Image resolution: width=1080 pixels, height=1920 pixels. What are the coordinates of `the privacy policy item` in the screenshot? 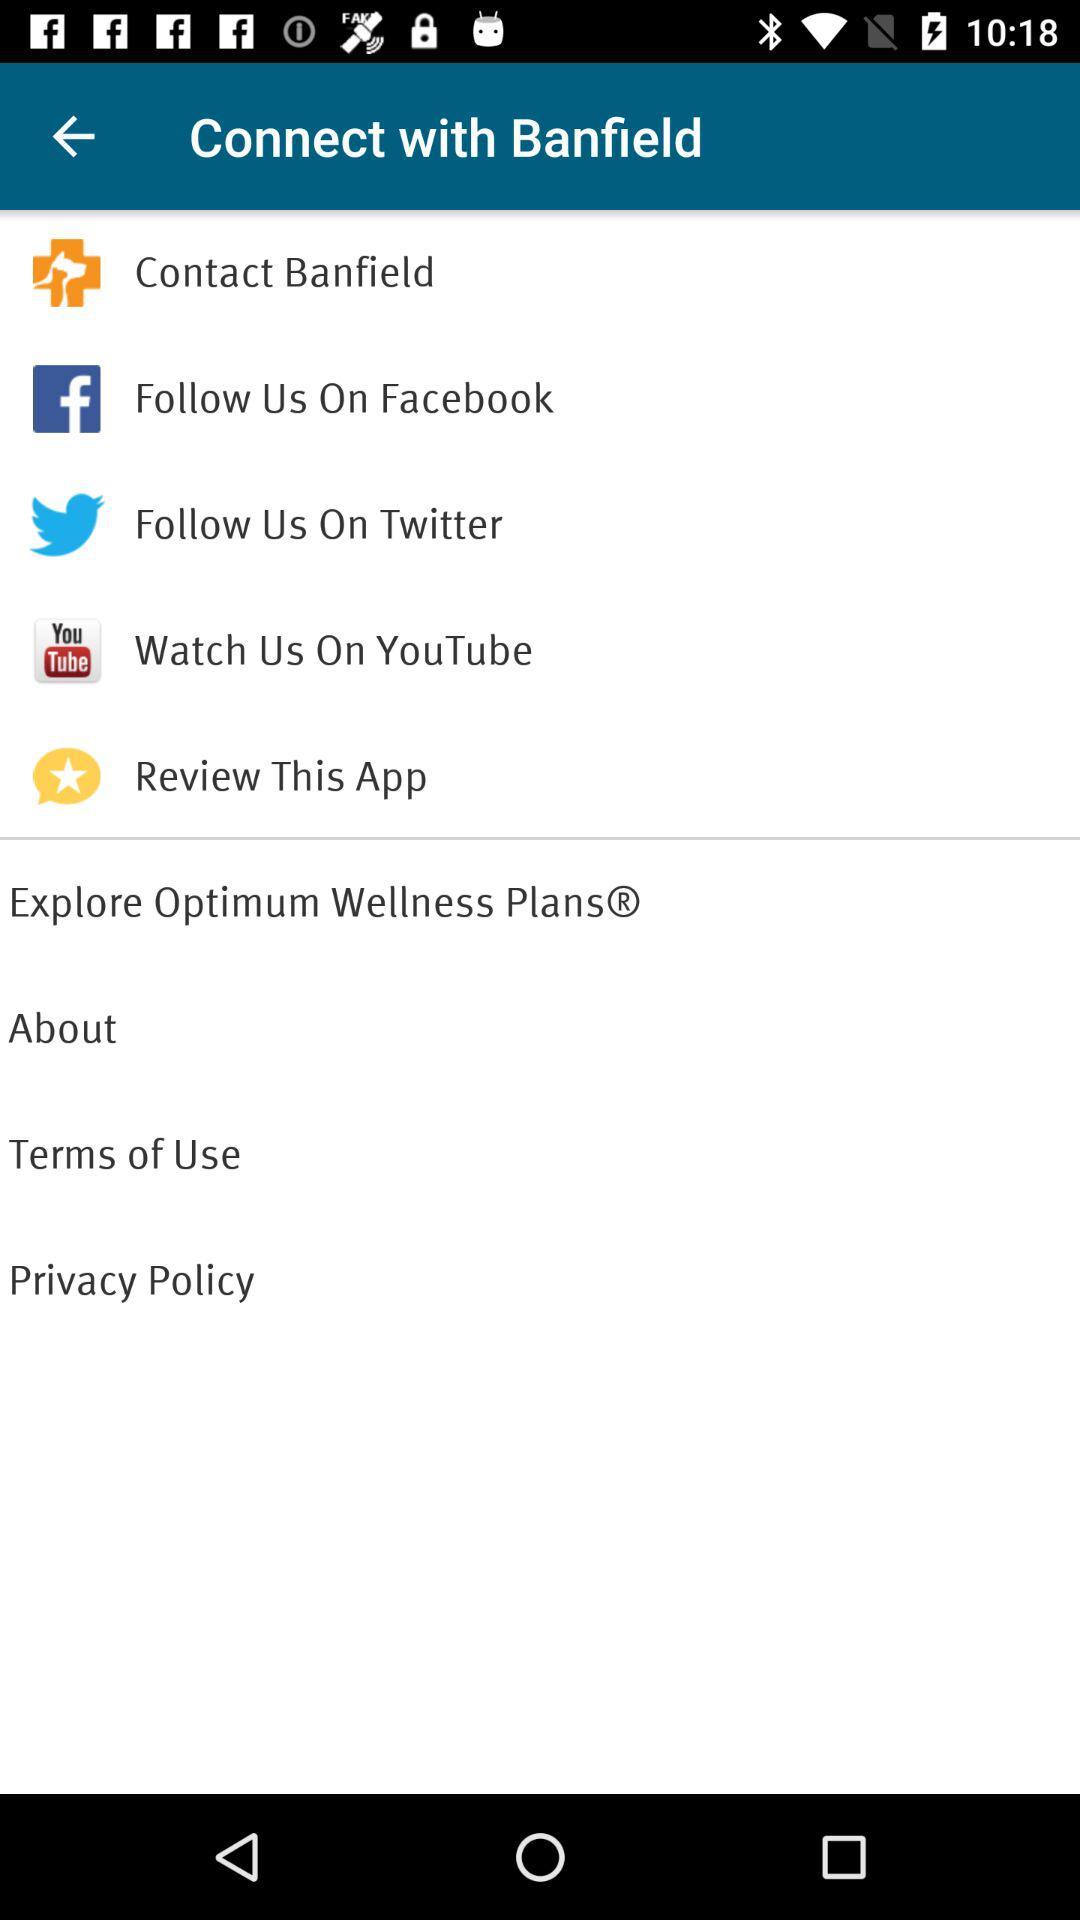 It's located at (540, 1281).